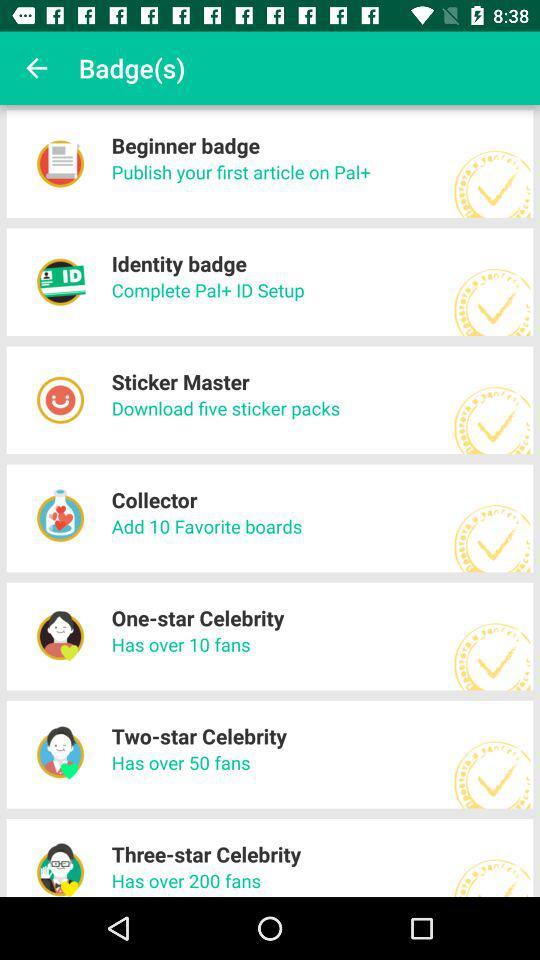 This screenshot has height=960, width=540. I want to click on icon to the left of the badge(s) item, so click(36, 68).